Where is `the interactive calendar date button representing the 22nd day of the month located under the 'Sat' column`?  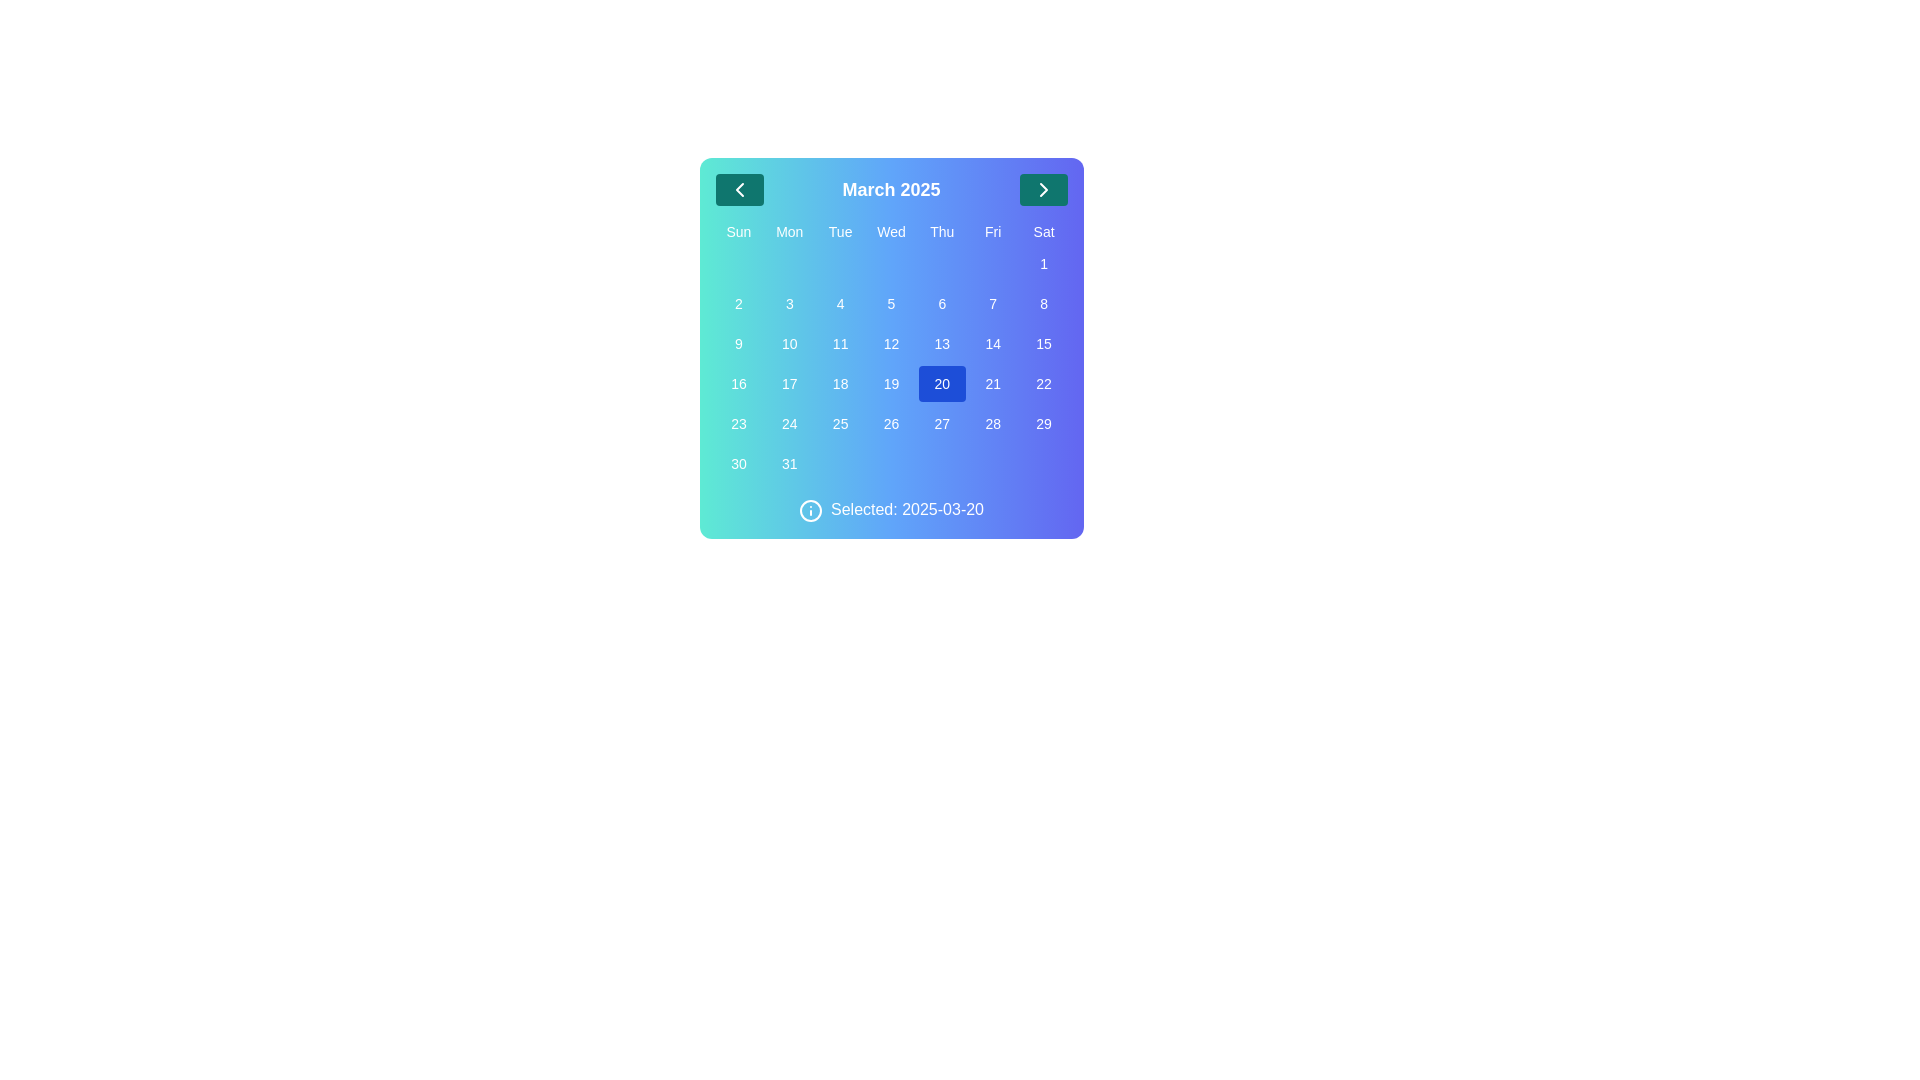
the interactive calendar date button representing the 22nd day of the month located under the 'Sat' column is located at coordinates (1043, 384).